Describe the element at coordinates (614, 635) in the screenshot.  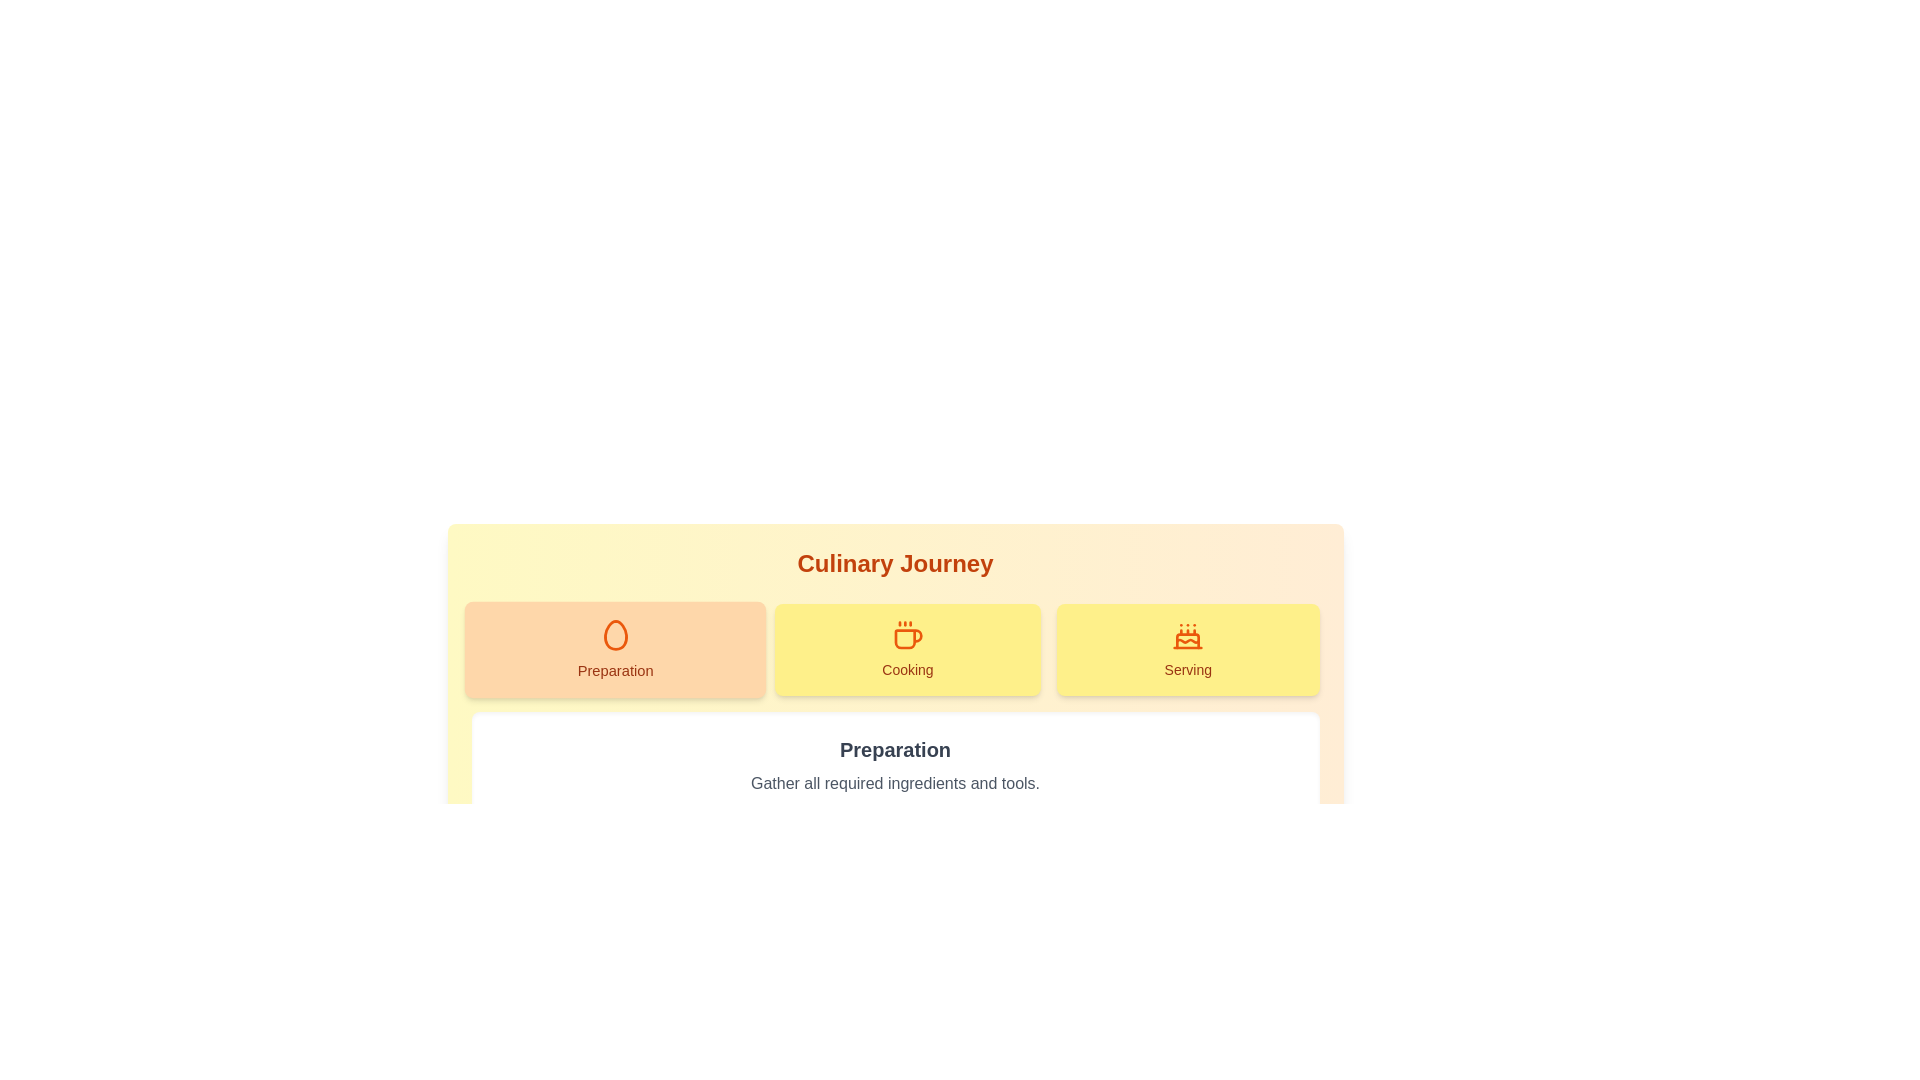
I see `the egg-shaped 'Preparation' icon, which is the first tile in a row of three tiles labeled 'Cooking' and 'Serving'` at that location.